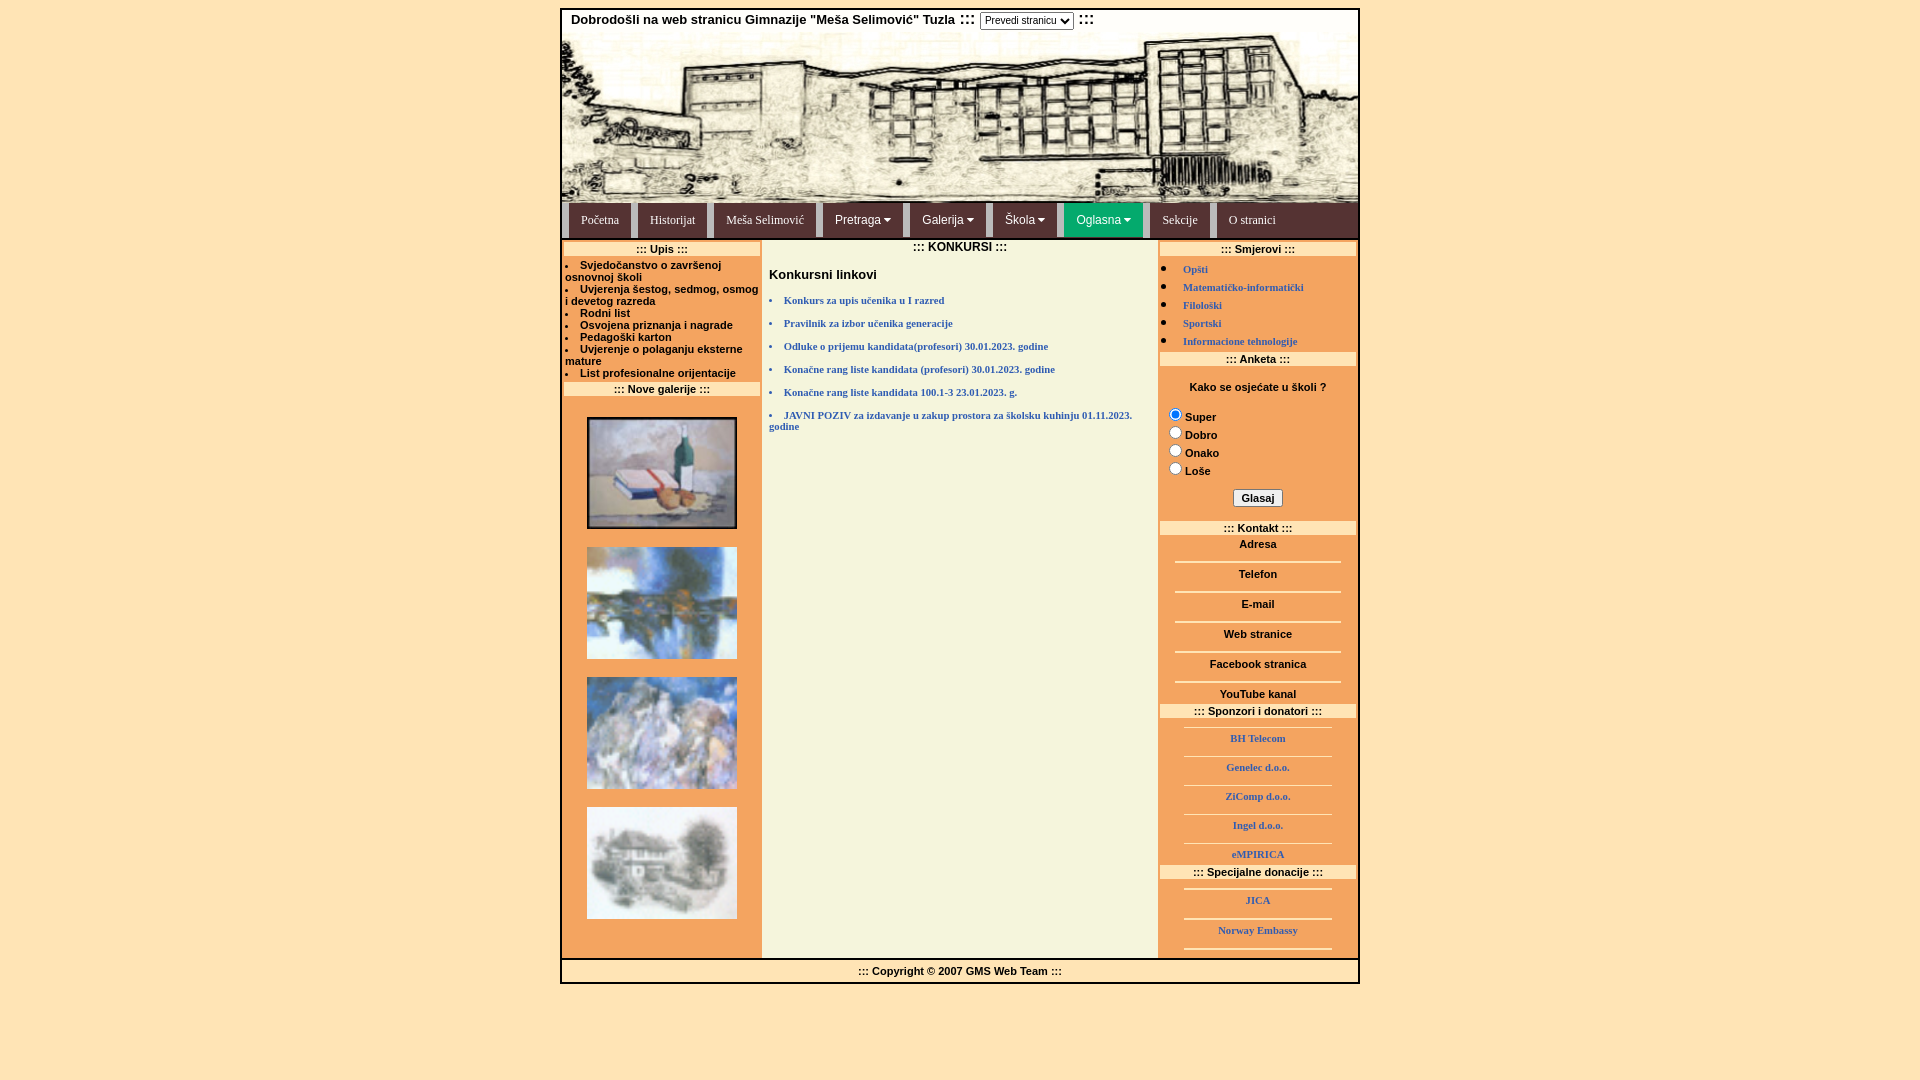 This screenshot has width=1920, height=1080. Describe the element at coordinates (947, 219) in the screenshot. I see `'Galerija'` at that location.